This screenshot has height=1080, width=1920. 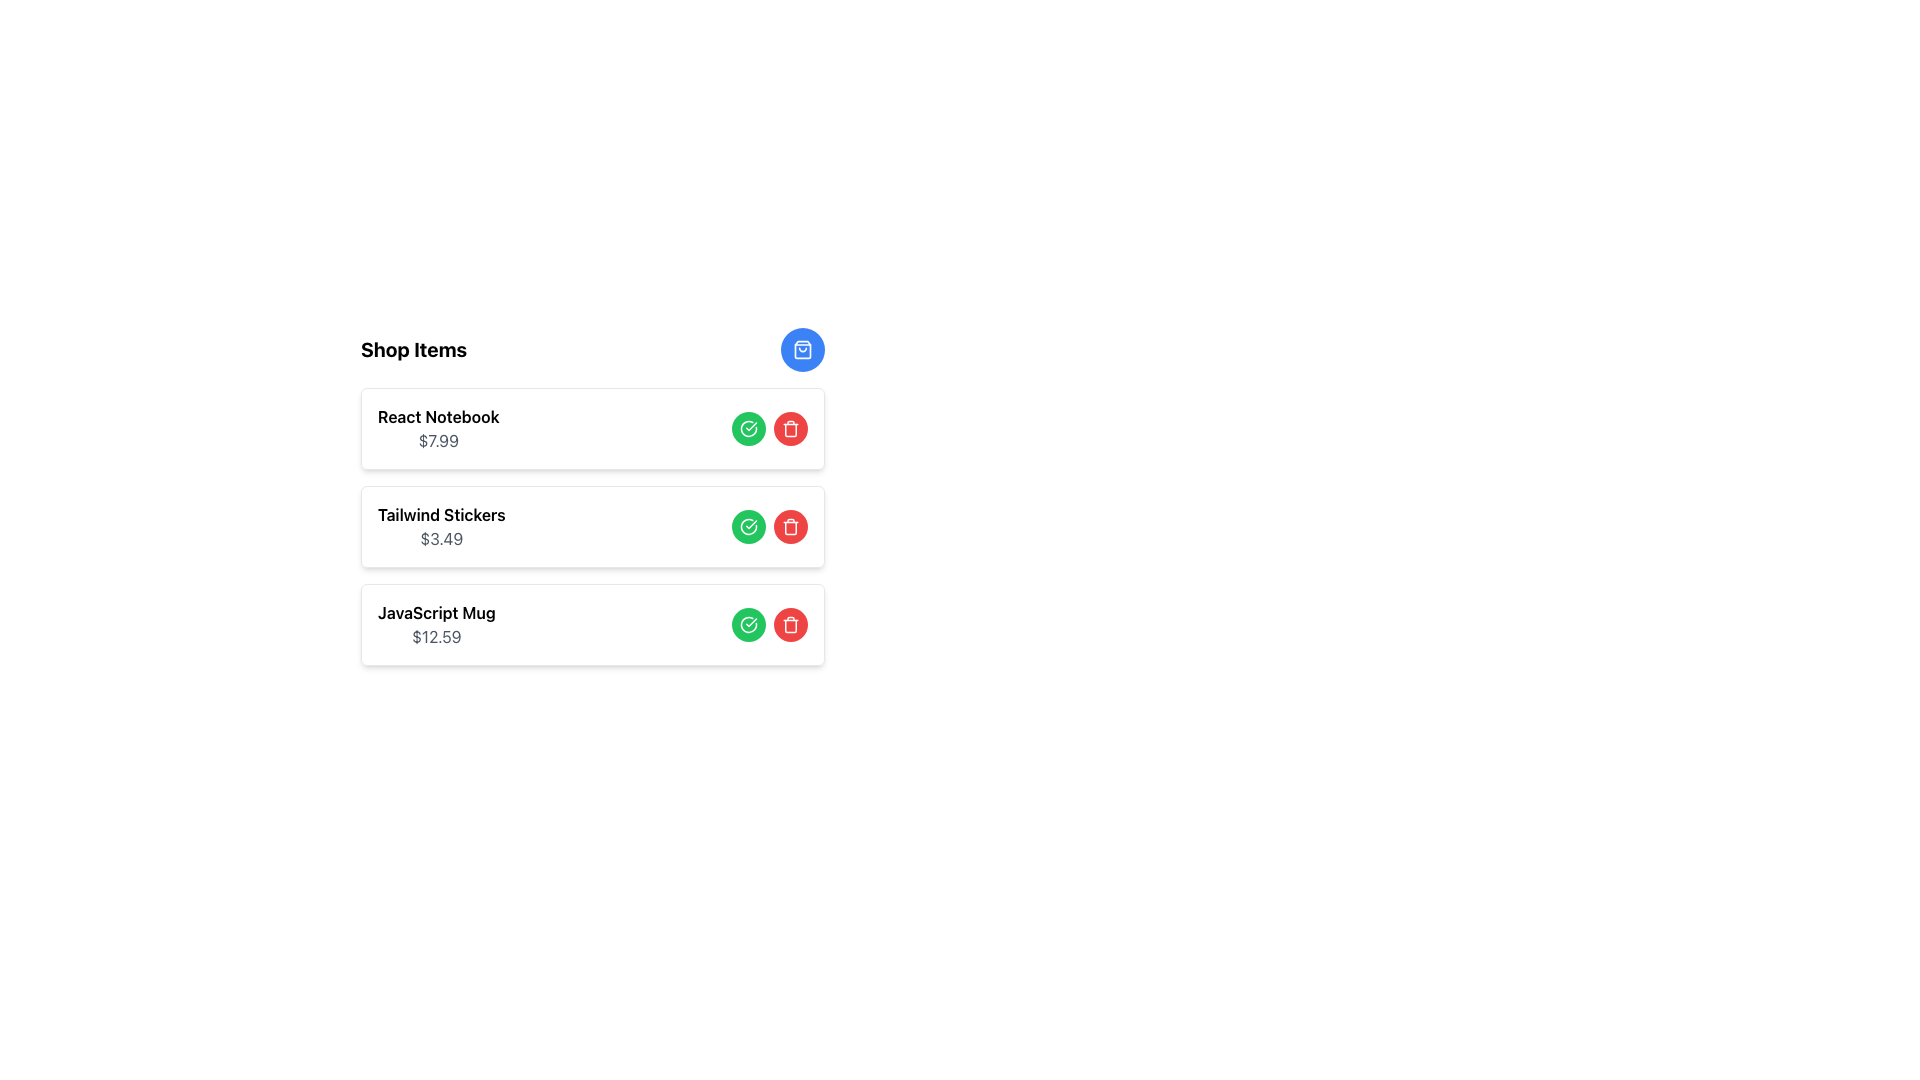 What do you see at coordinates (440, 526) in the screenshot?
I see `the static text display that shows the name and price of the second product entry in a vertically arranged list, located slightly below the midpoint on the left side of the interface` at bounding box center [440, 526].